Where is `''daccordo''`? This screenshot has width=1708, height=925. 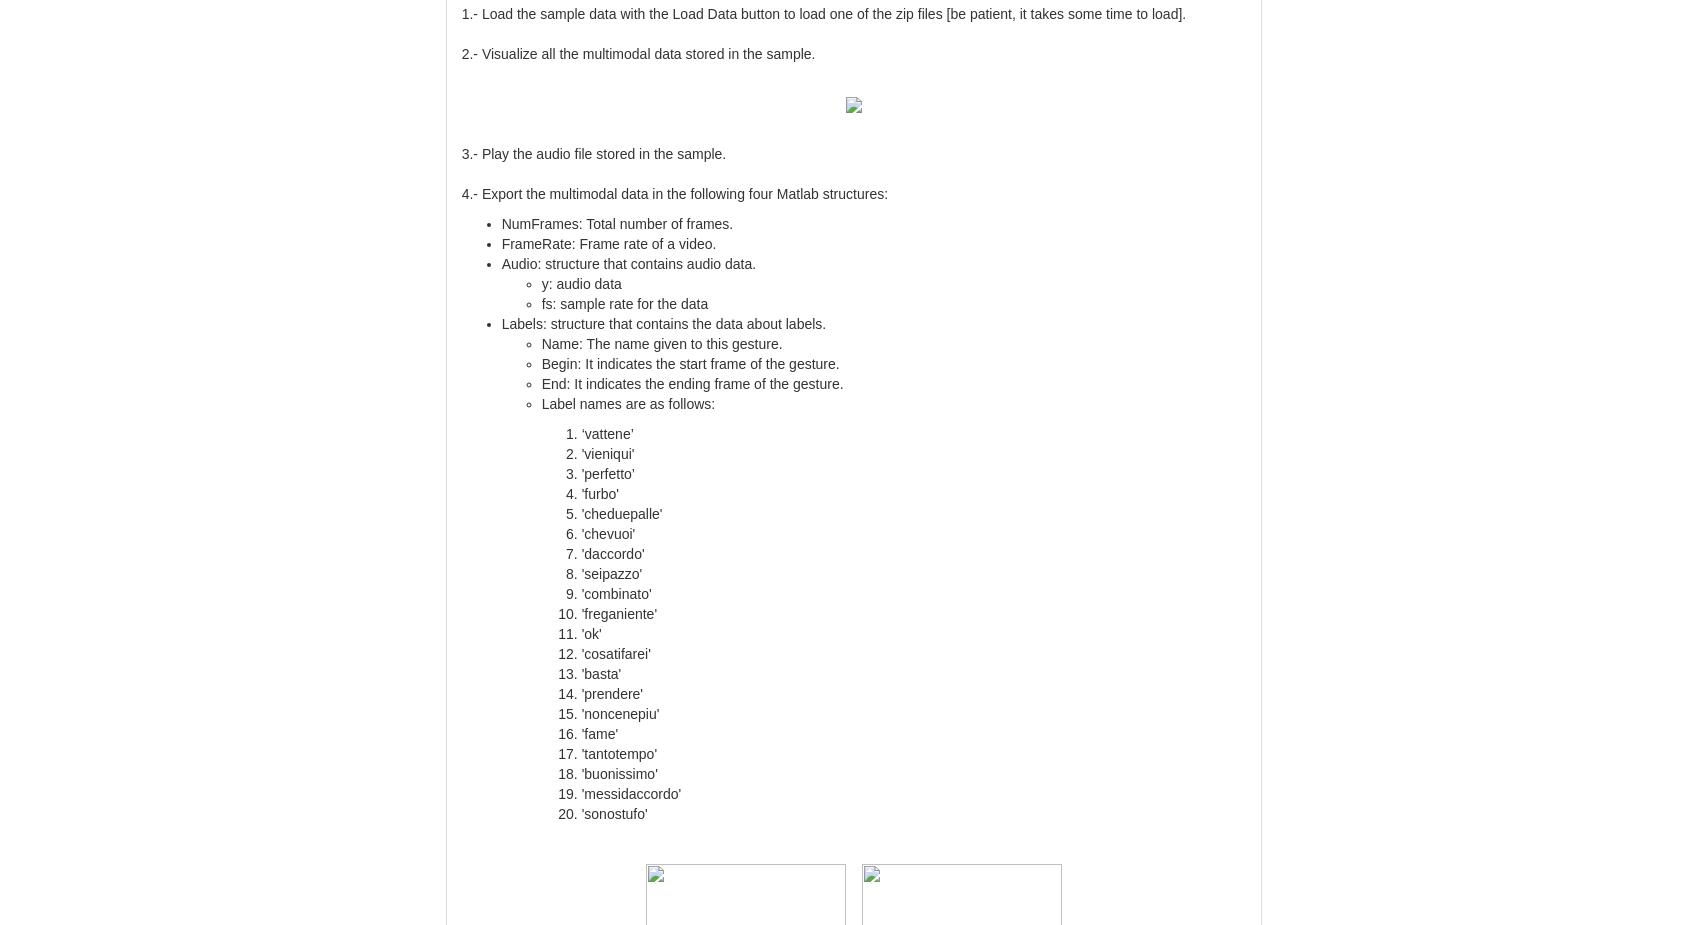 ''daccordo'' is located at coordinates (612, 552).